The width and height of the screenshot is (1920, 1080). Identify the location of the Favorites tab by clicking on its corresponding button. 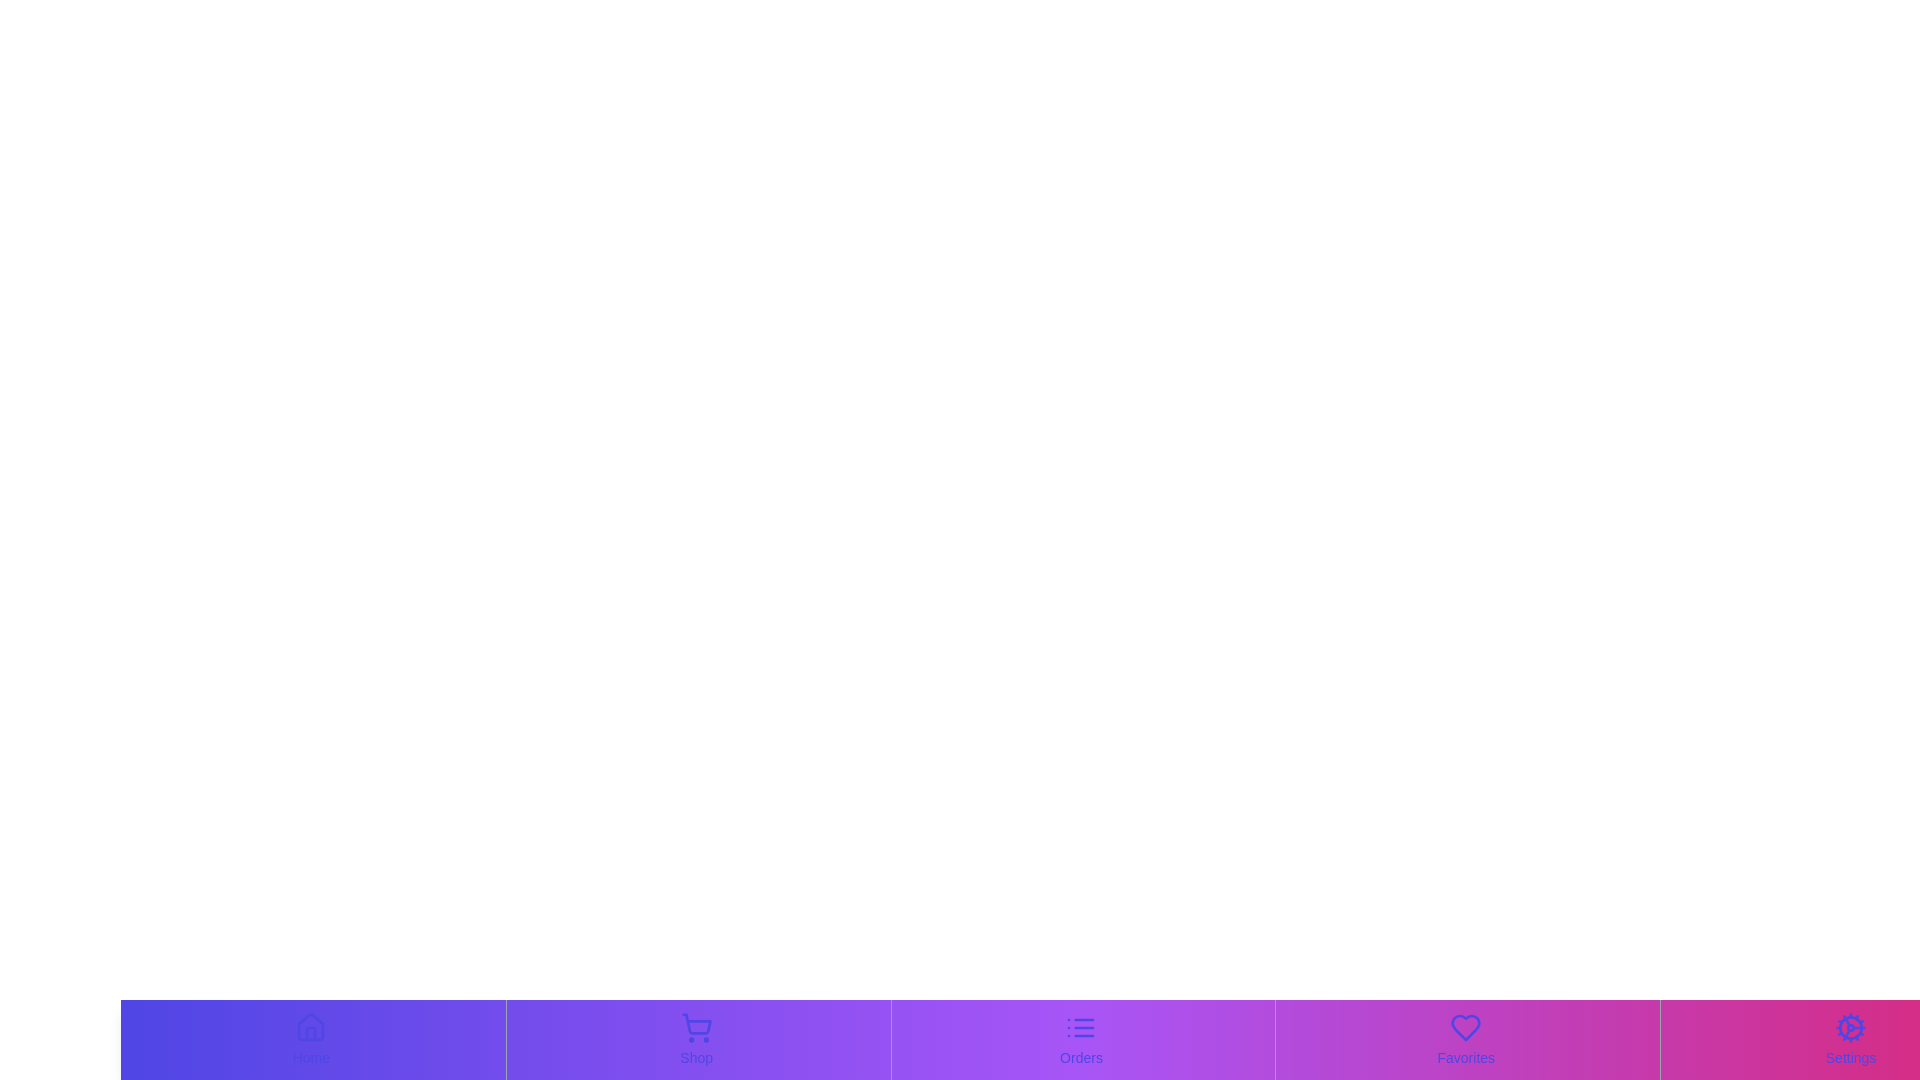
(1465, 1039).